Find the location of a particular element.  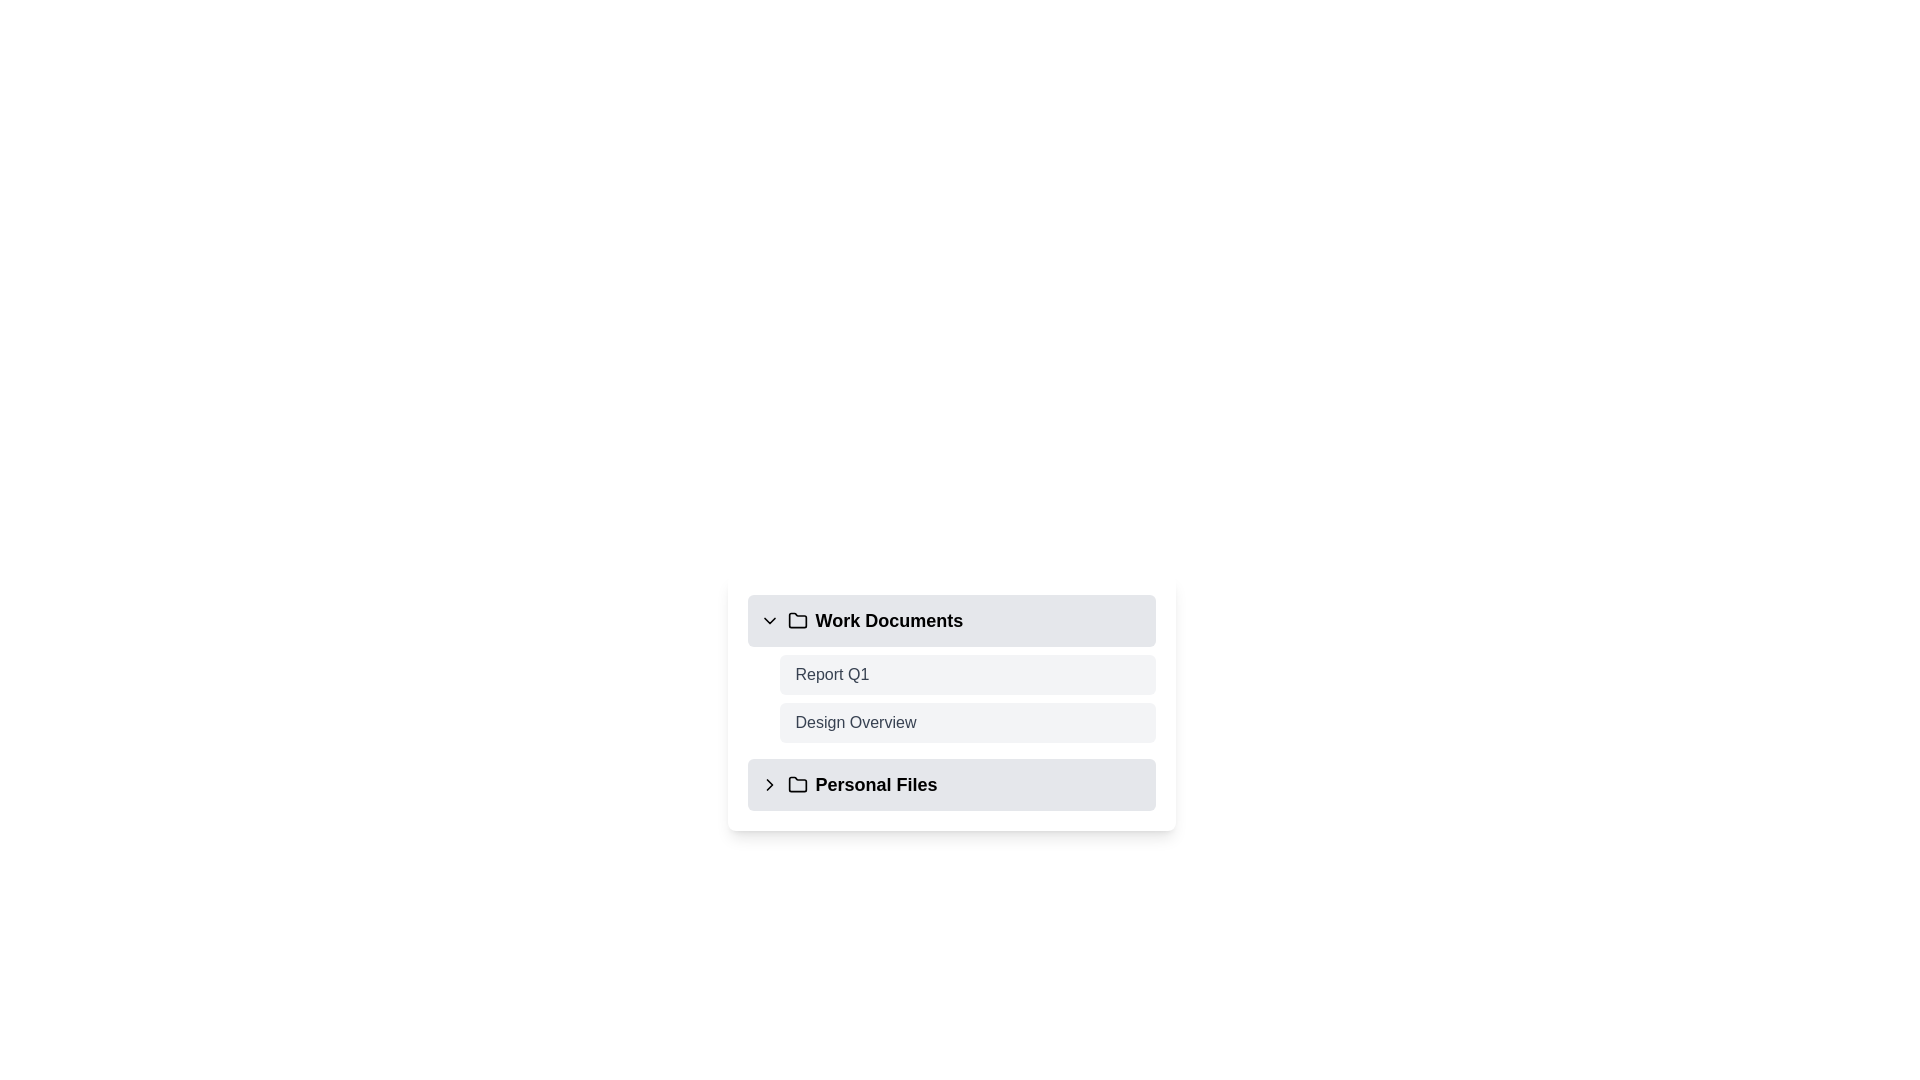

the 'Report Q1' label, which is styled with a small font size and gray color, located in the 'Work Documents' dropdown section is located at coordinates (832, 675).